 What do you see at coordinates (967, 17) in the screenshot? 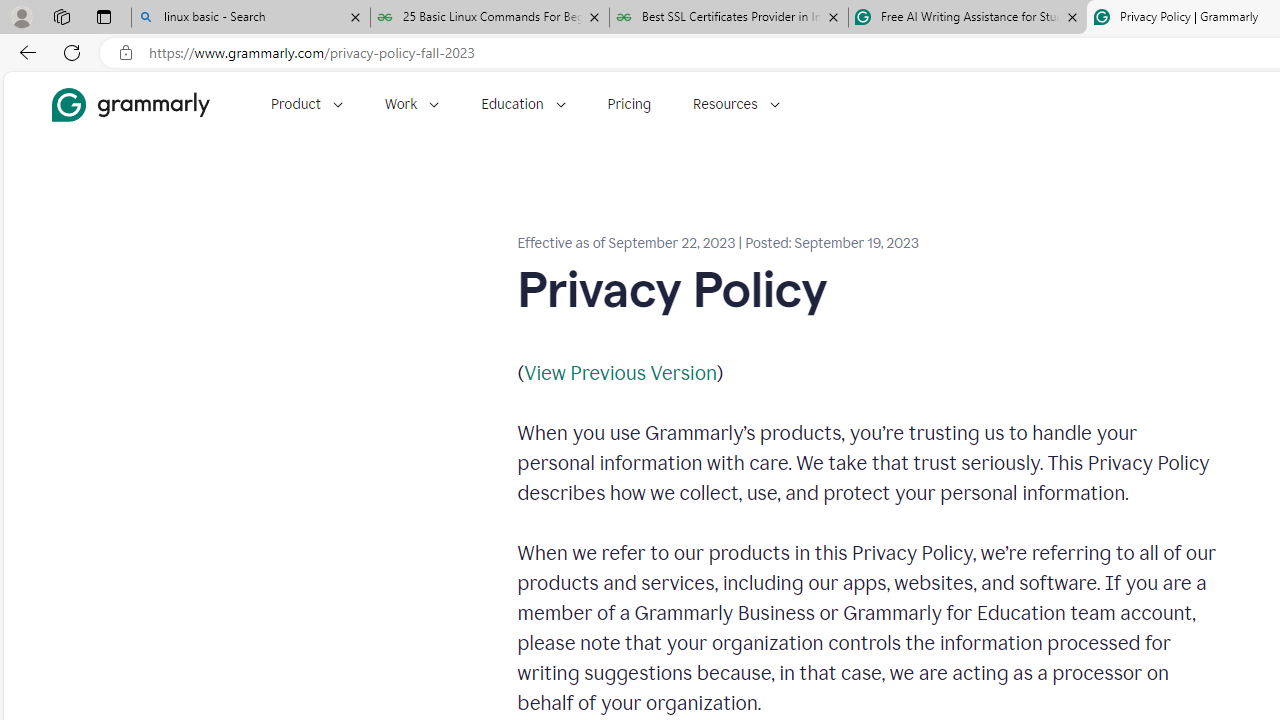
I see `'Free AI Writing Assistance for Students | Grammarly'` at bounding box center [967, 17].